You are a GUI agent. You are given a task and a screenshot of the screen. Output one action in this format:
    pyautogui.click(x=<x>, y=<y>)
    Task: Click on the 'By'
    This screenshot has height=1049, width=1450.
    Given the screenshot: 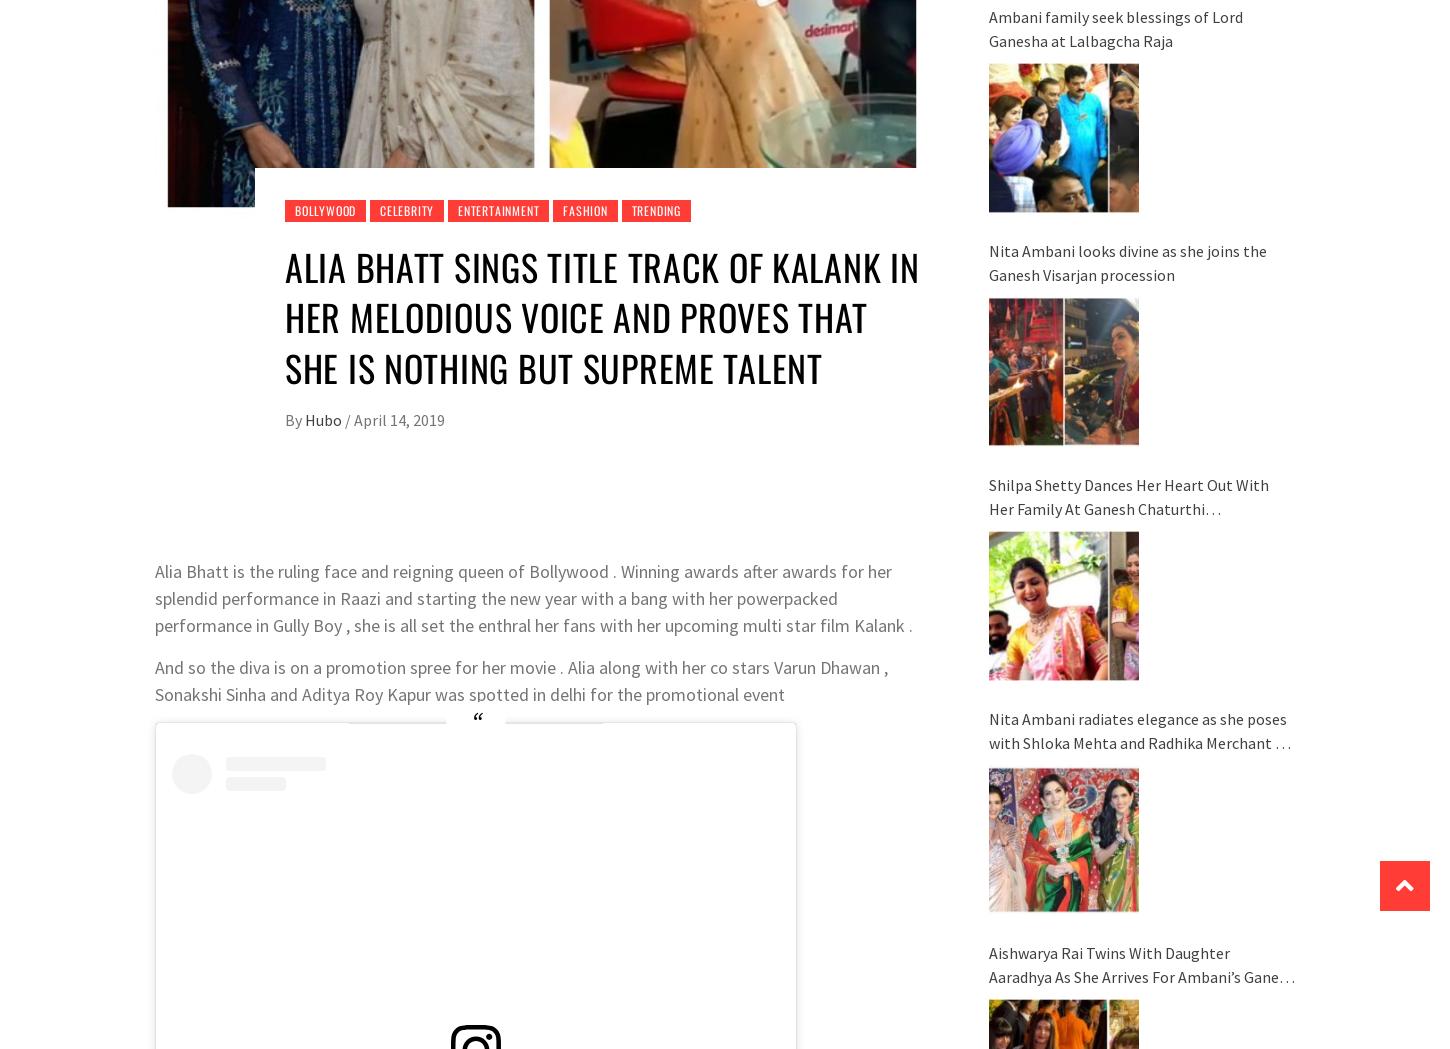 What is the action you would take?
    pyautogui.click(x=293, y=417)
    